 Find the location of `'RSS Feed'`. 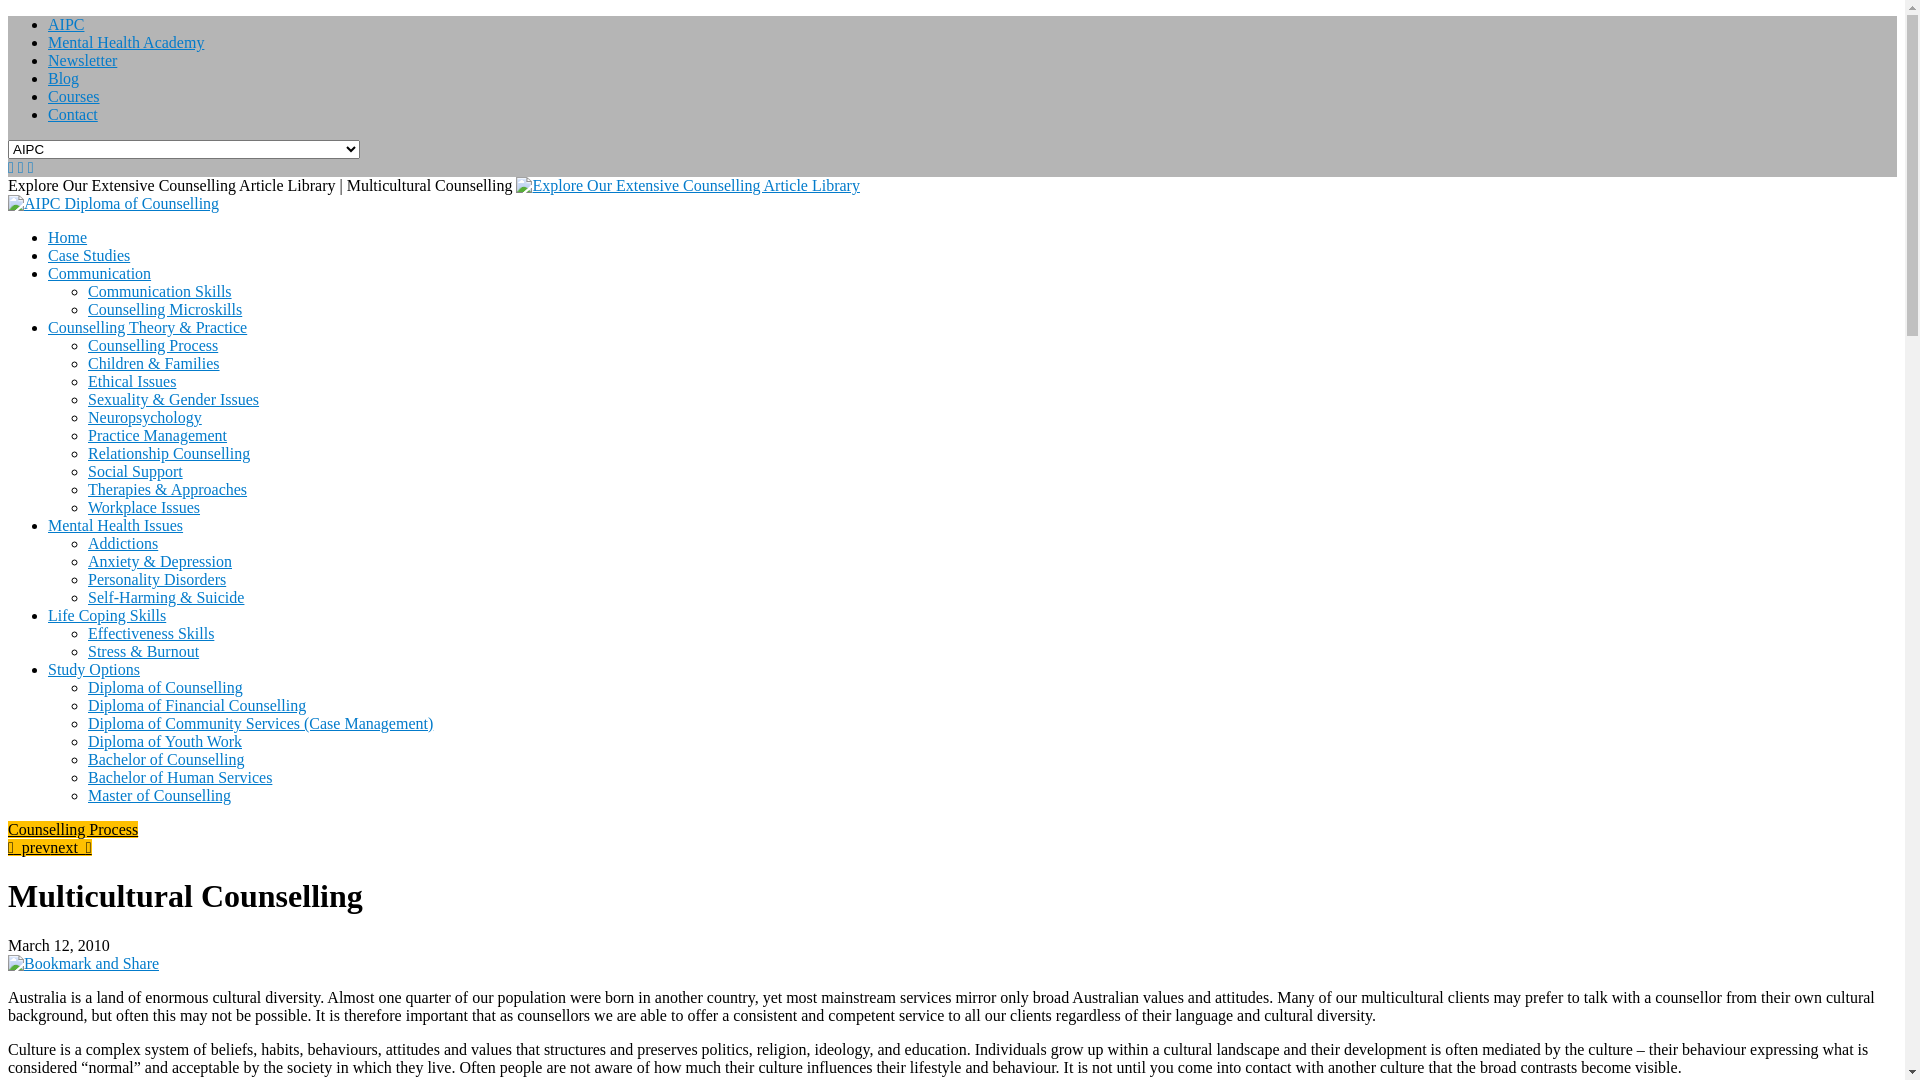

'RSS Feed' is located at coordinates (10, 166).